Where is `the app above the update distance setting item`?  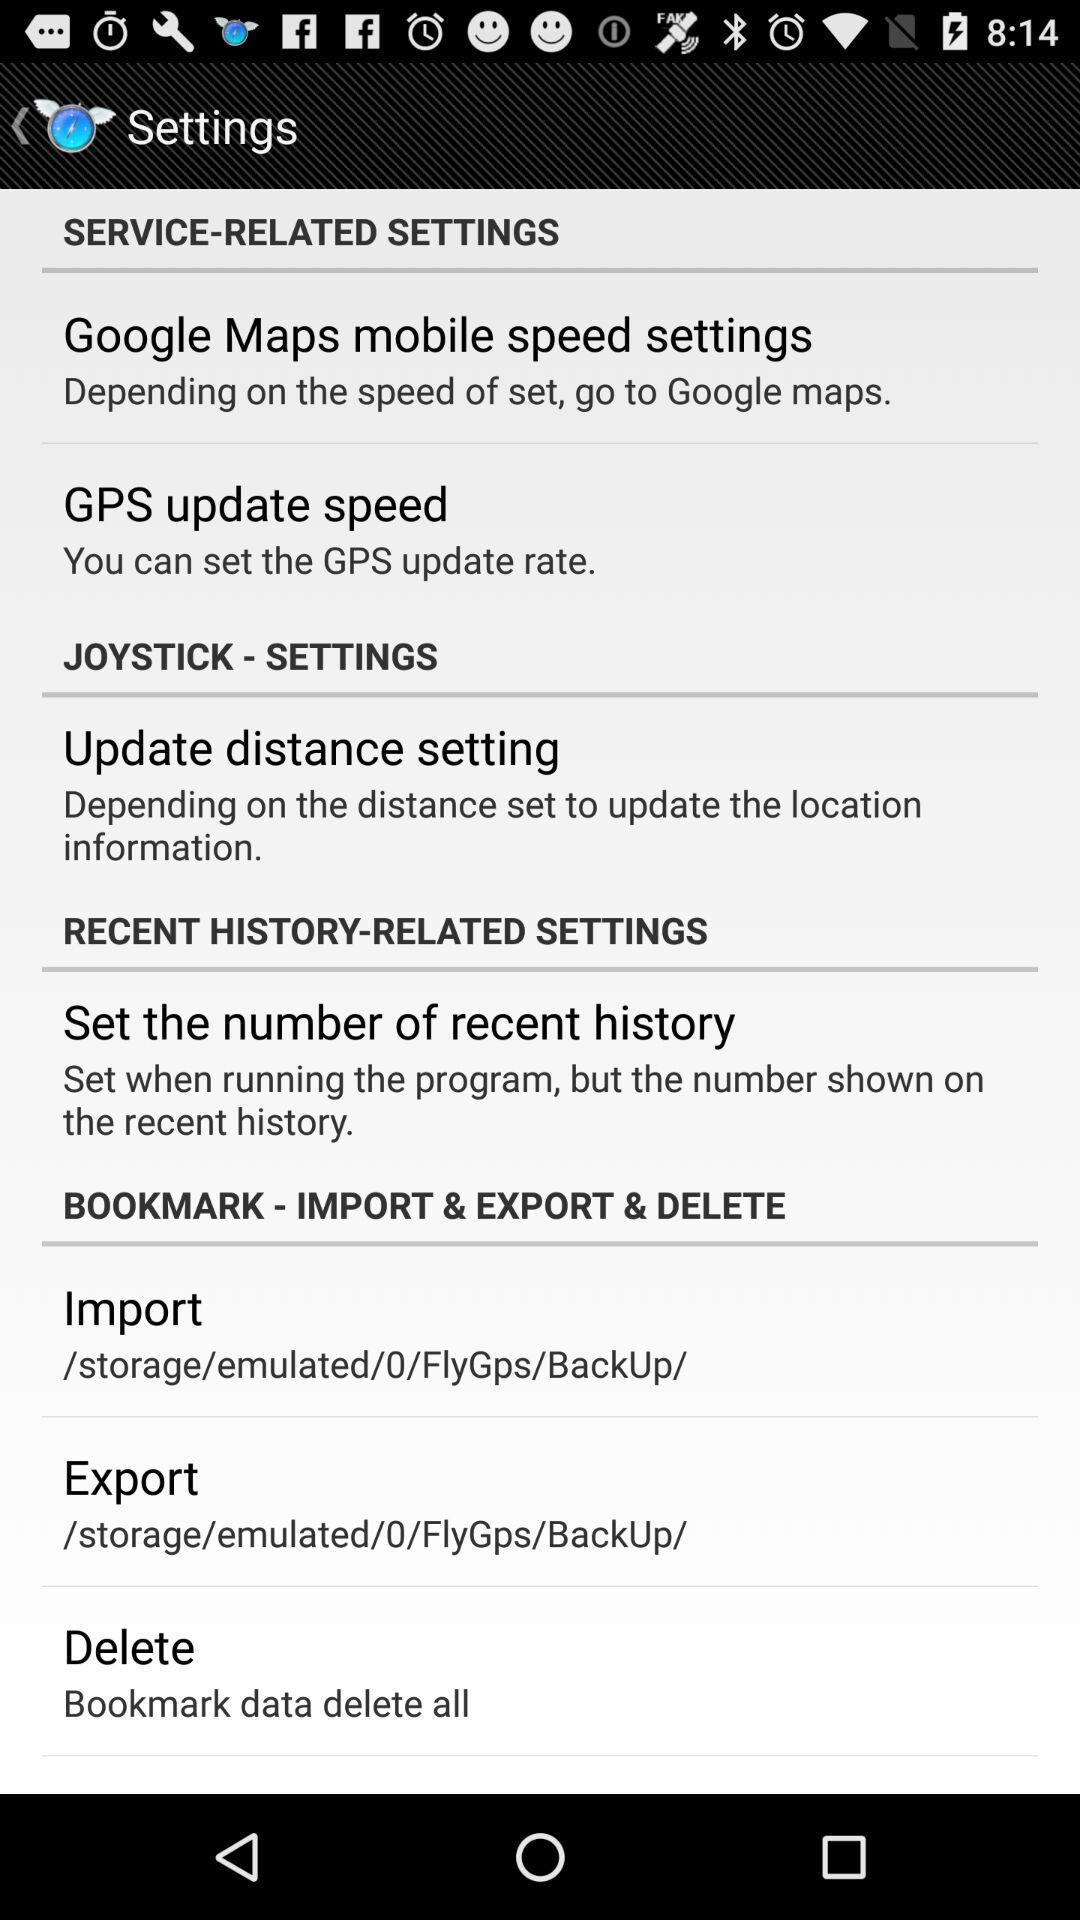 the app above the update distance setting item is located at coordinates (540, 655).